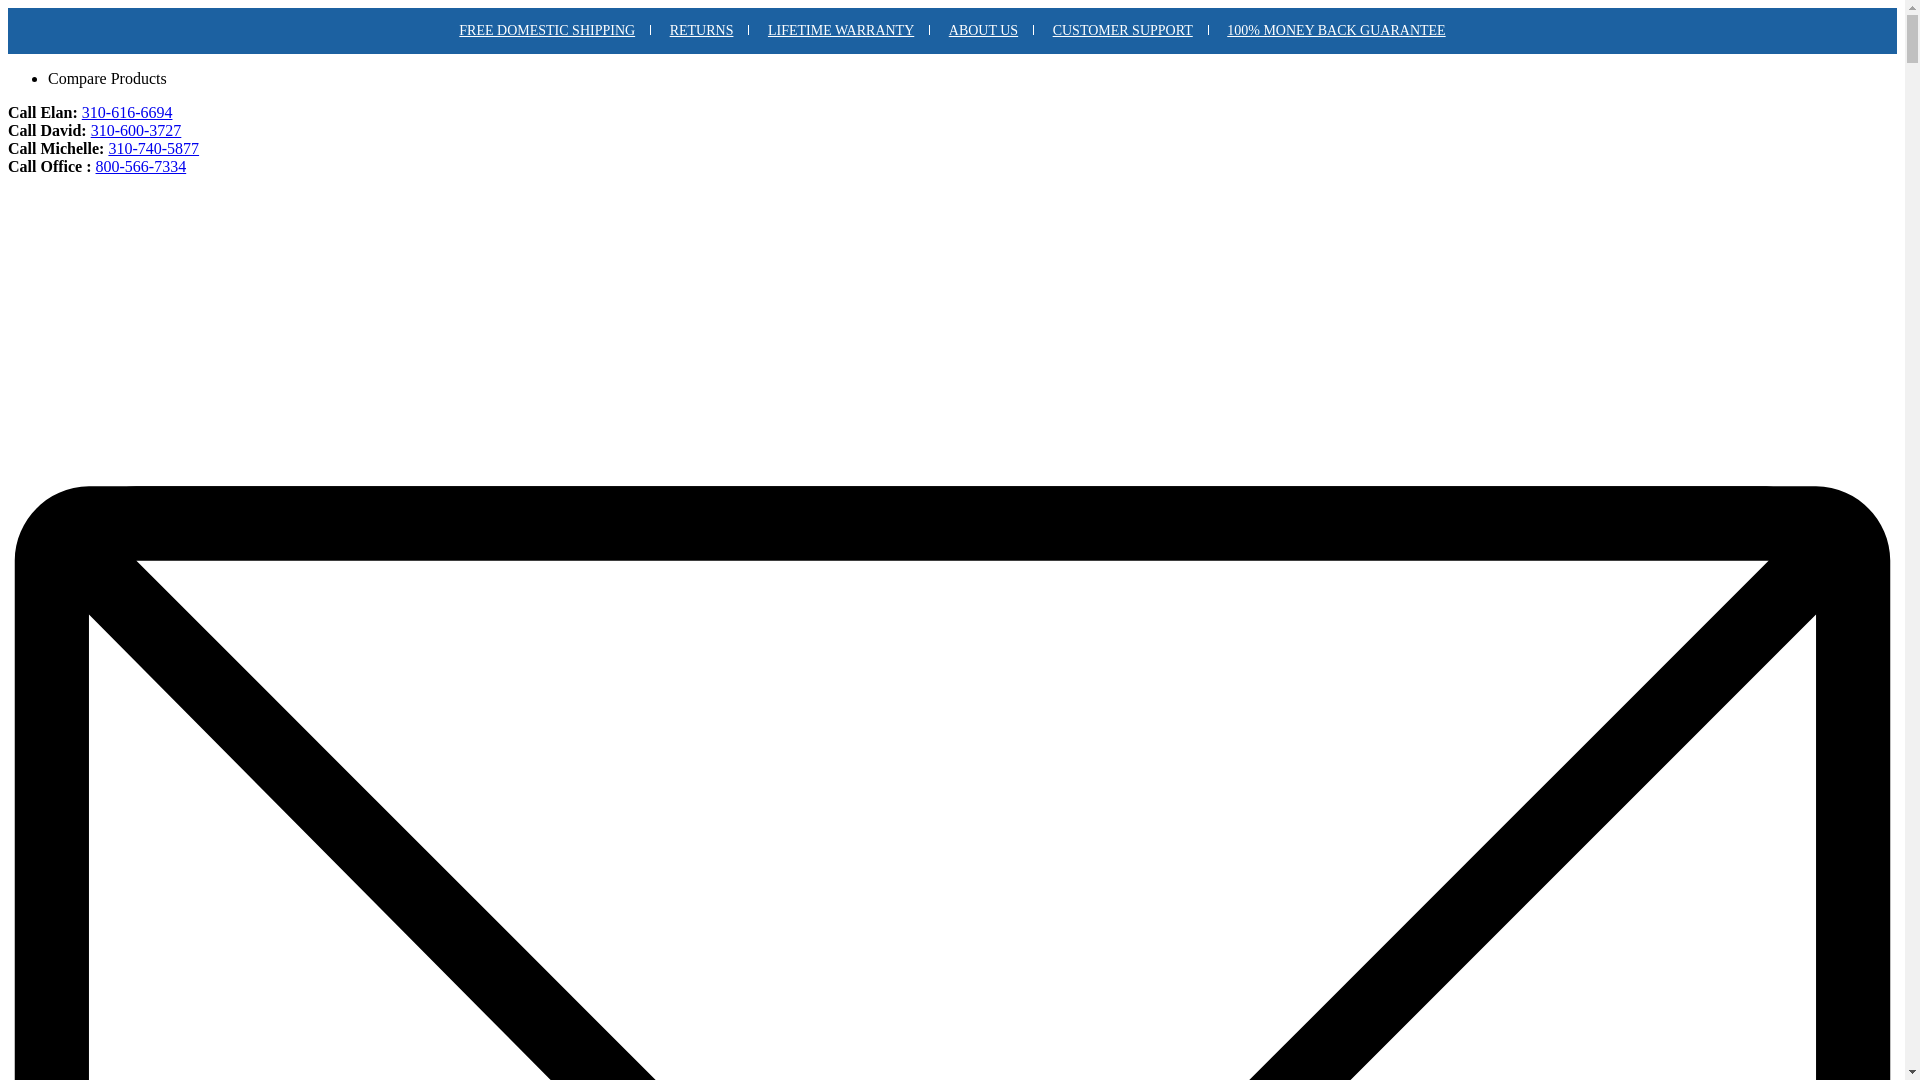 Image resolution: width=1920 pixels, height=1080 pixels. What do you see at coordinates (140, 165) in the screenshot?
I see `'800-566-7334'` at bounding box center [140, 165].